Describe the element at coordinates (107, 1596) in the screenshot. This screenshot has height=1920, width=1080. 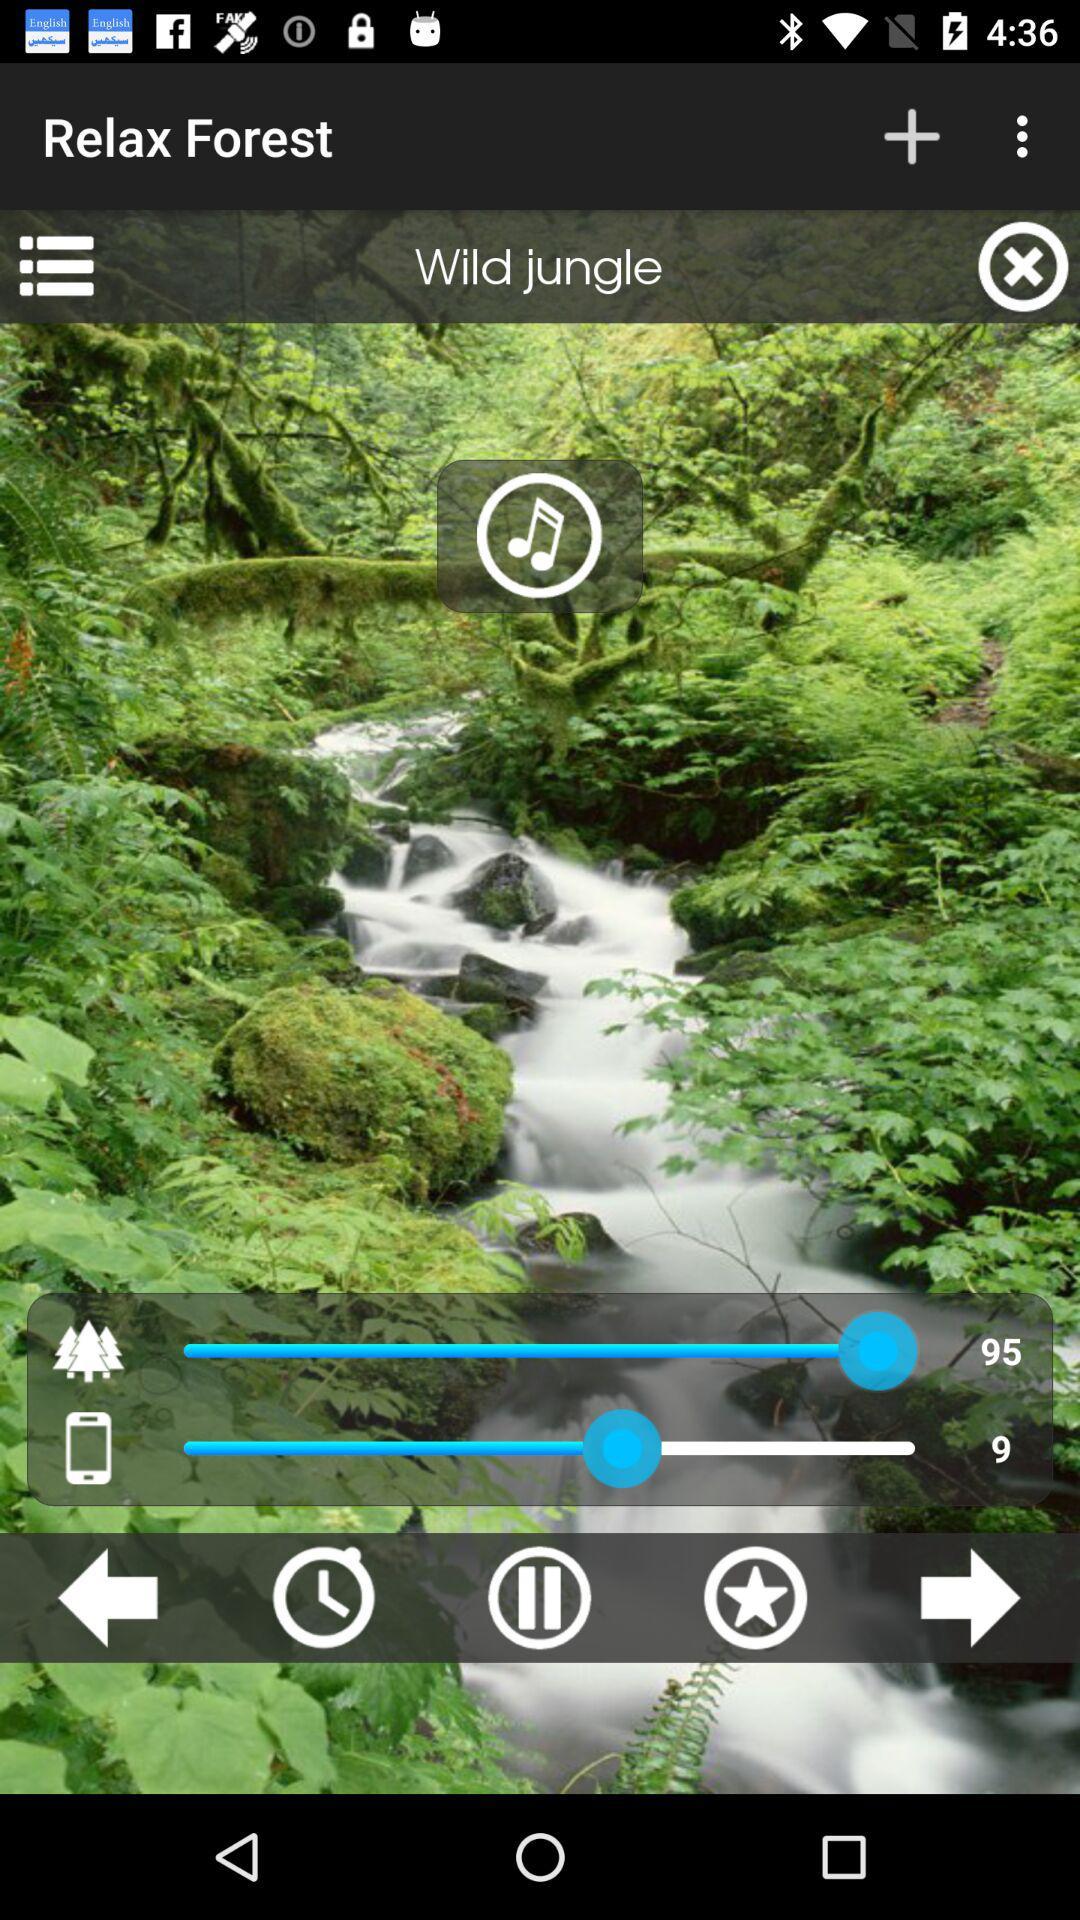
I see `the arrow_backward icon` at that location.